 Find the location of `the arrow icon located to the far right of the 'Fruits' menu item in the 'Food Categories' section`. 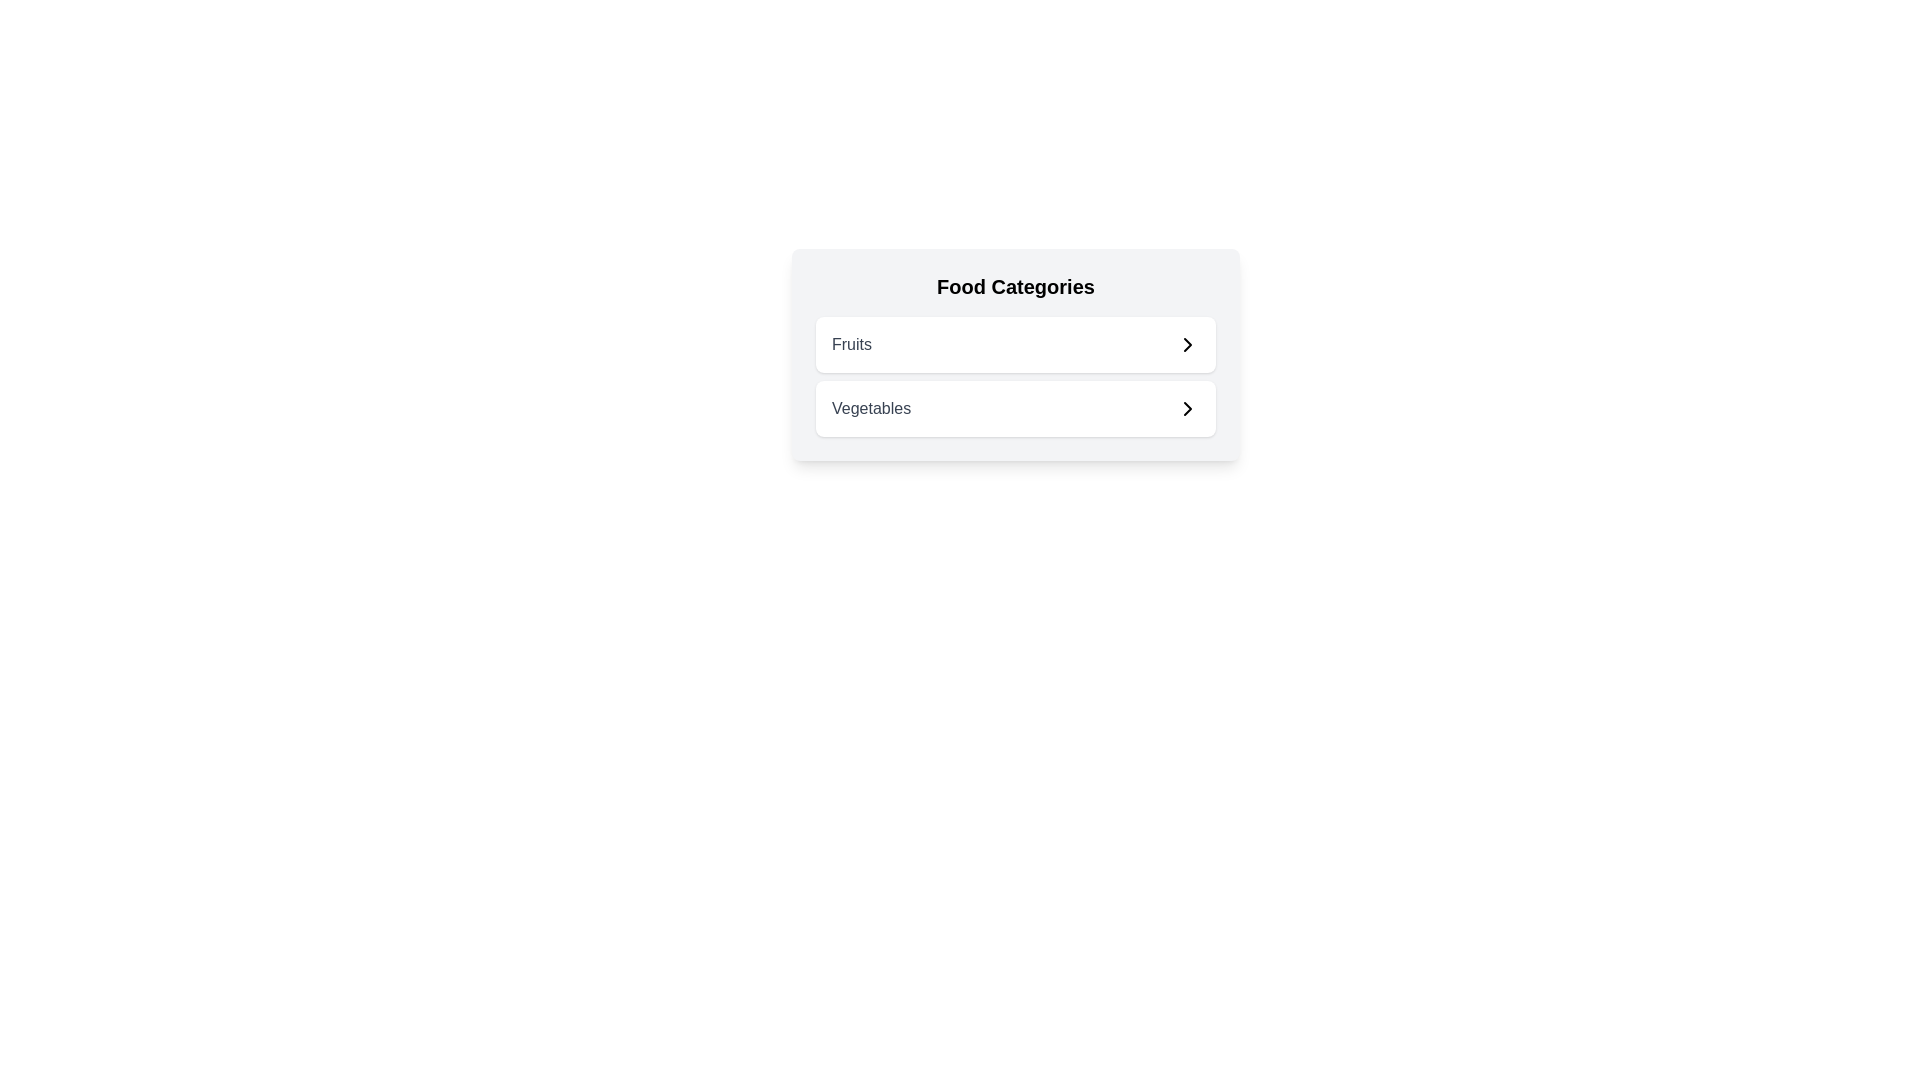

the arrow icon located to the far right of the 'Fruits' menu item in the 'Food Categories' section is located at coordinates (1188, 343).